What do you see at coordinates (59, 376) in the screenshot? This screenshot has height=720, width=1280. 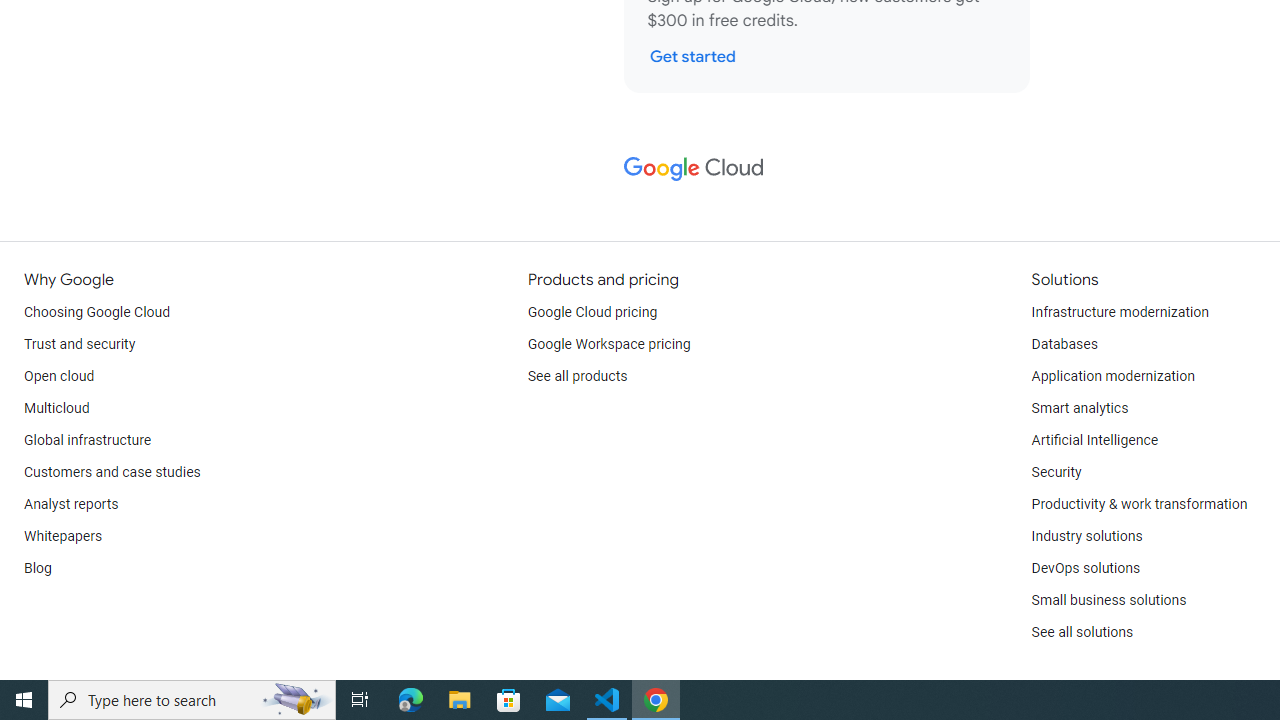 I see `'Open cloud'` at bounding box center [59, 376].